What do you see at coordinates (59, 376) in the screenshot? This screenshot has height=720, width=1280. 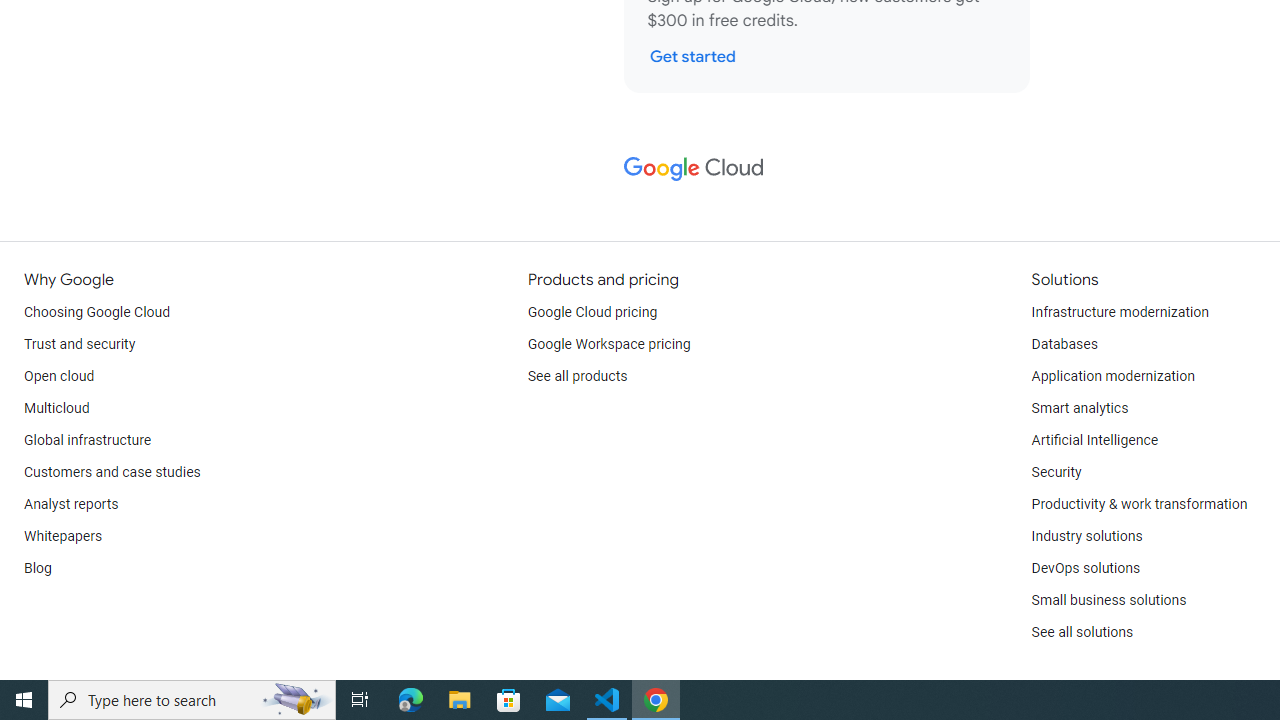 I see `'Open cloud'` at bounding box center [59, 376].